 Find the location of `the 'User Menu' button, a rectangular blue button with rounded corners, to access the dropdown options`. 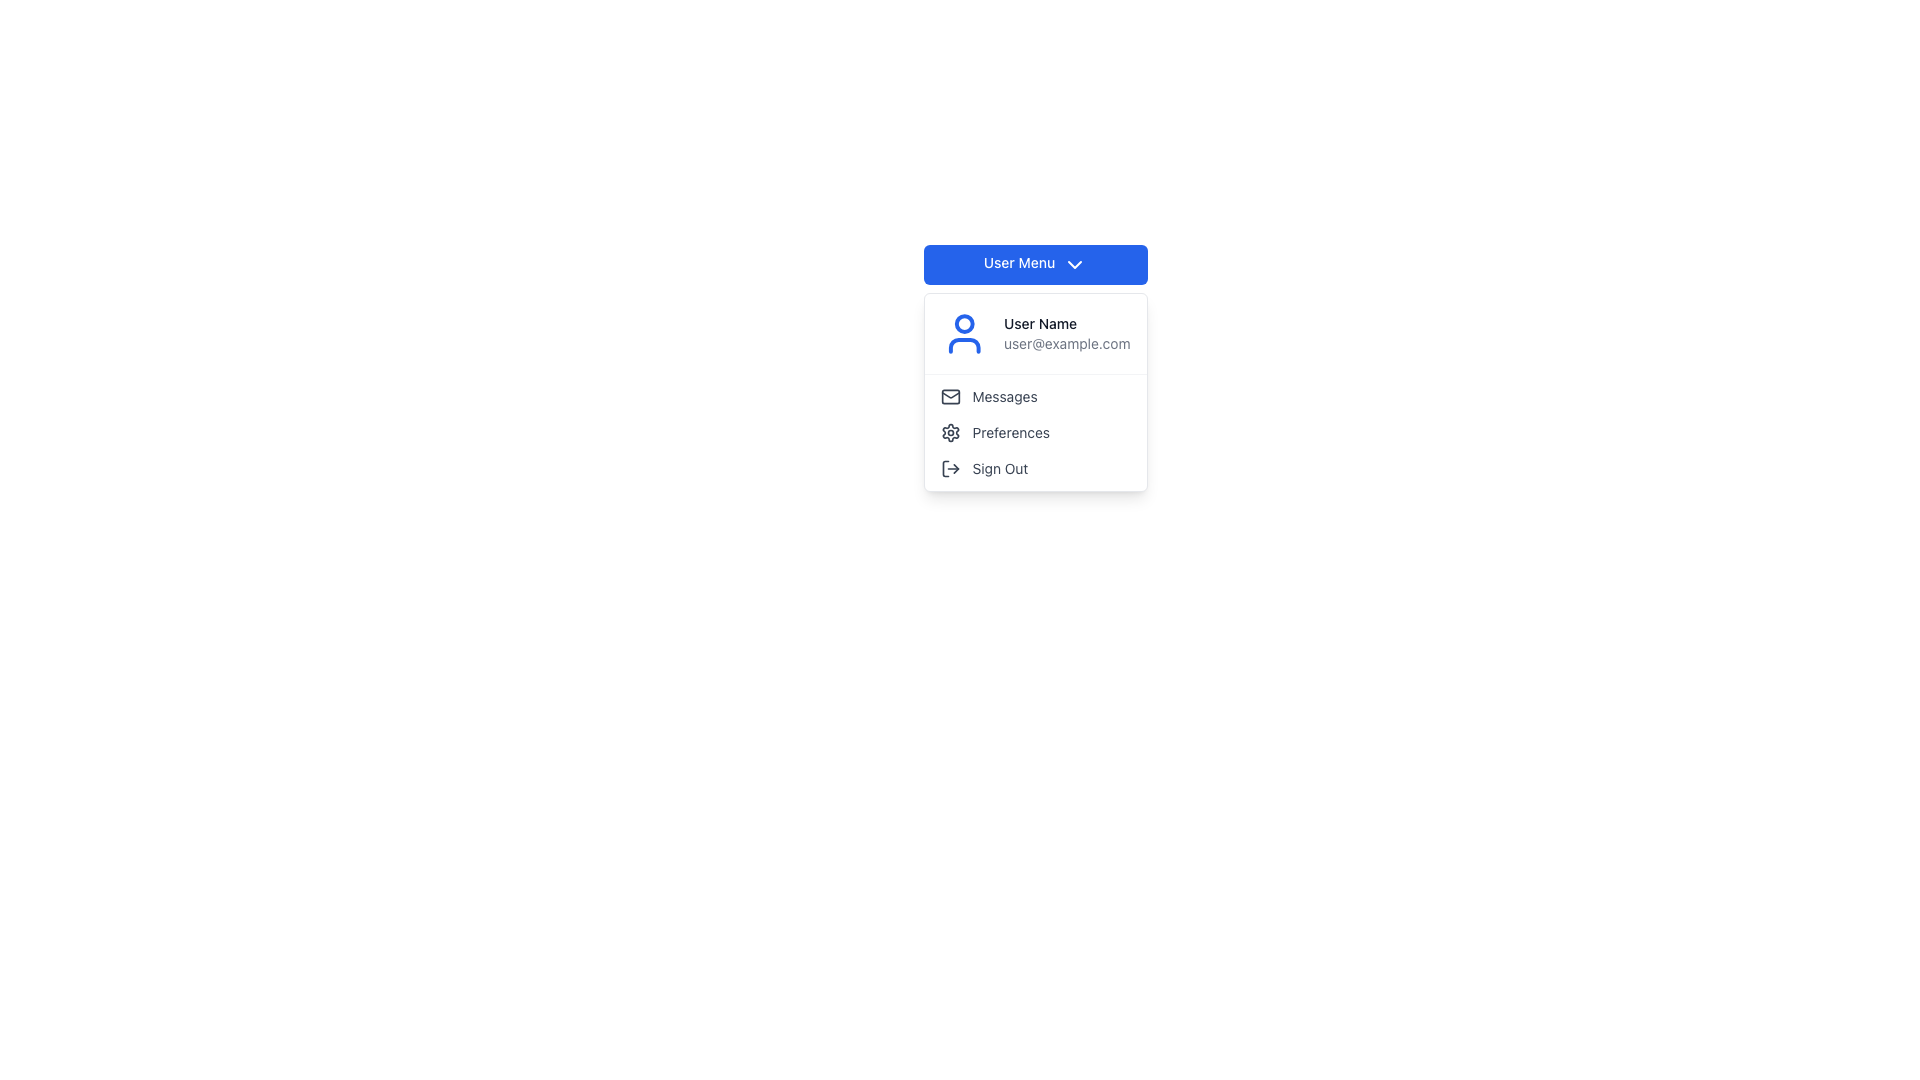

the 'User Menu' button, a rectangular blue button with rounded corners, to access the dropdown options is located at coordinates (1035, 264).